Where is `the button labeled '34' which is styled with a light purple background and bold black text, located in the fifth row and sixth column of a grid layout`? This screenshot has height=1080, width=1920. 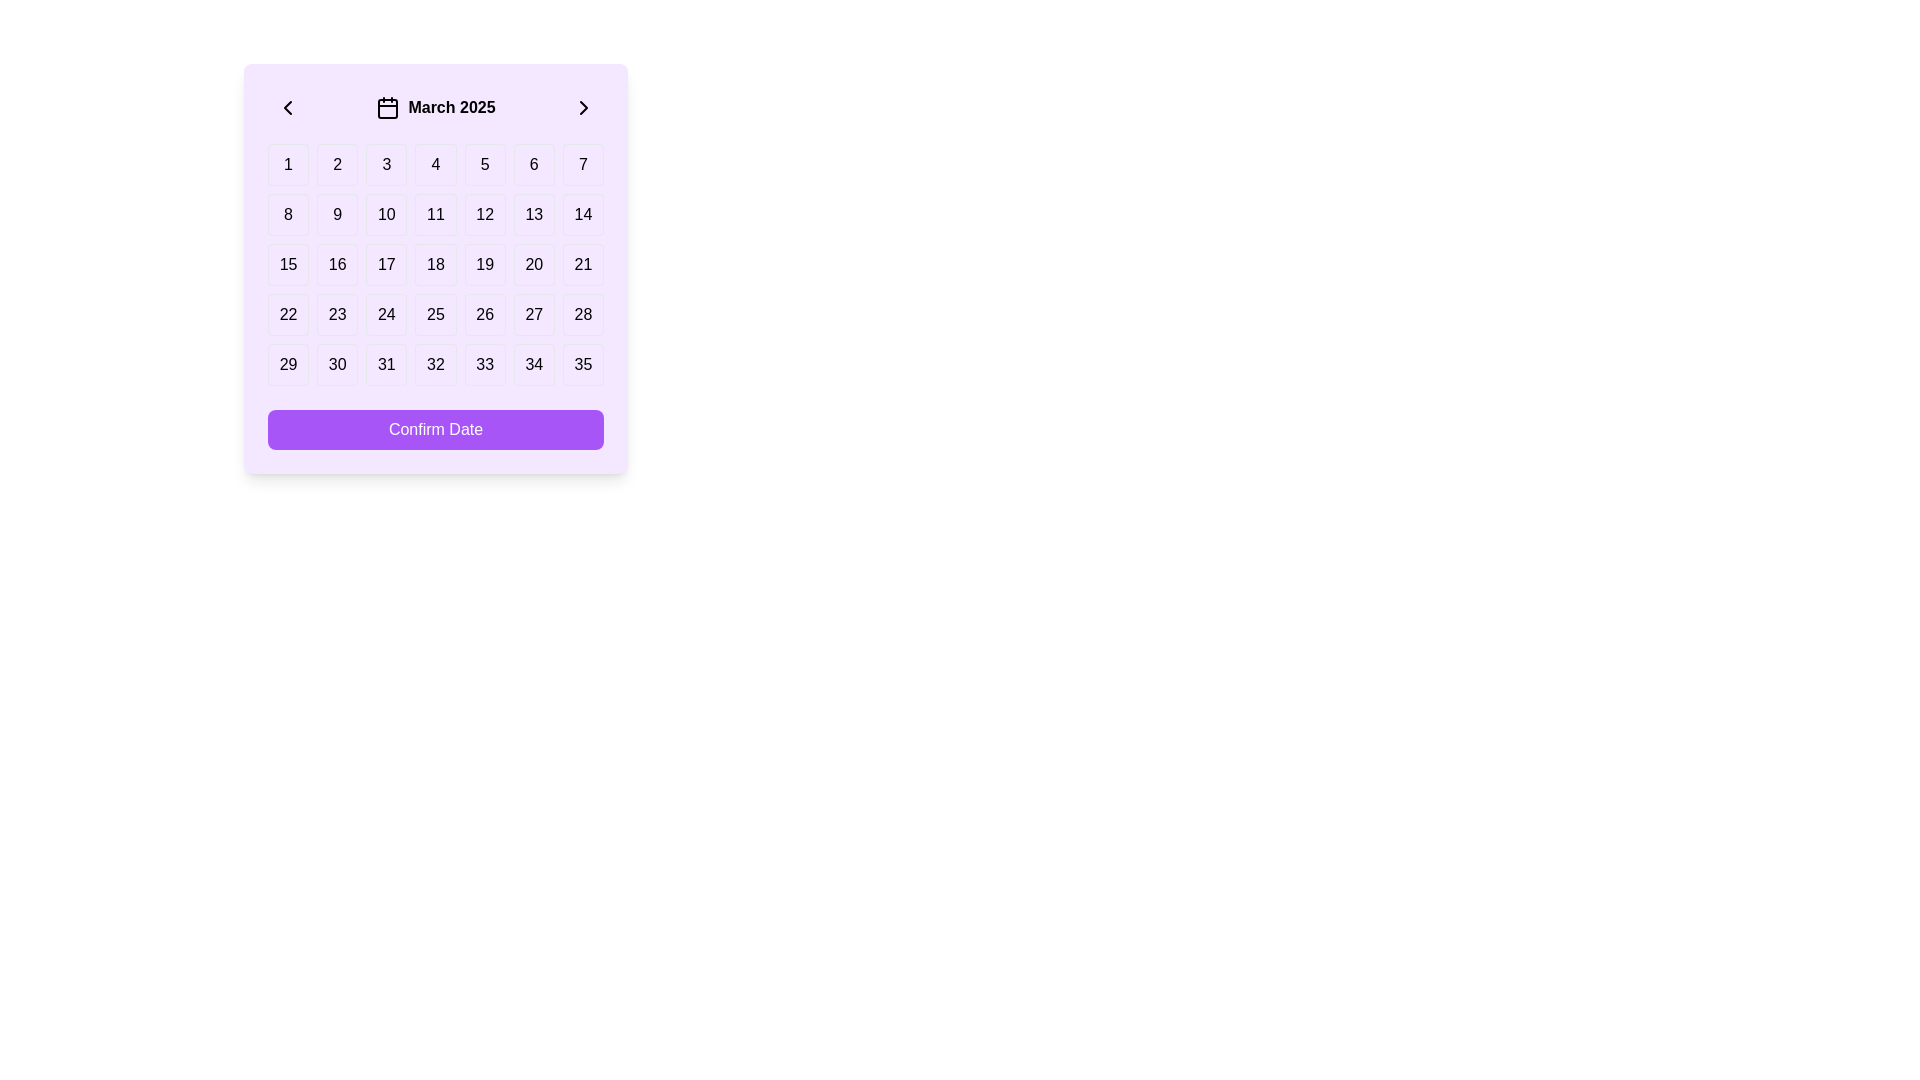
the button labeled '34' which is styled with a light purple background and bold black text, located in the fifth row and sixth column of a grid layout is located at coordinates (534, 365).